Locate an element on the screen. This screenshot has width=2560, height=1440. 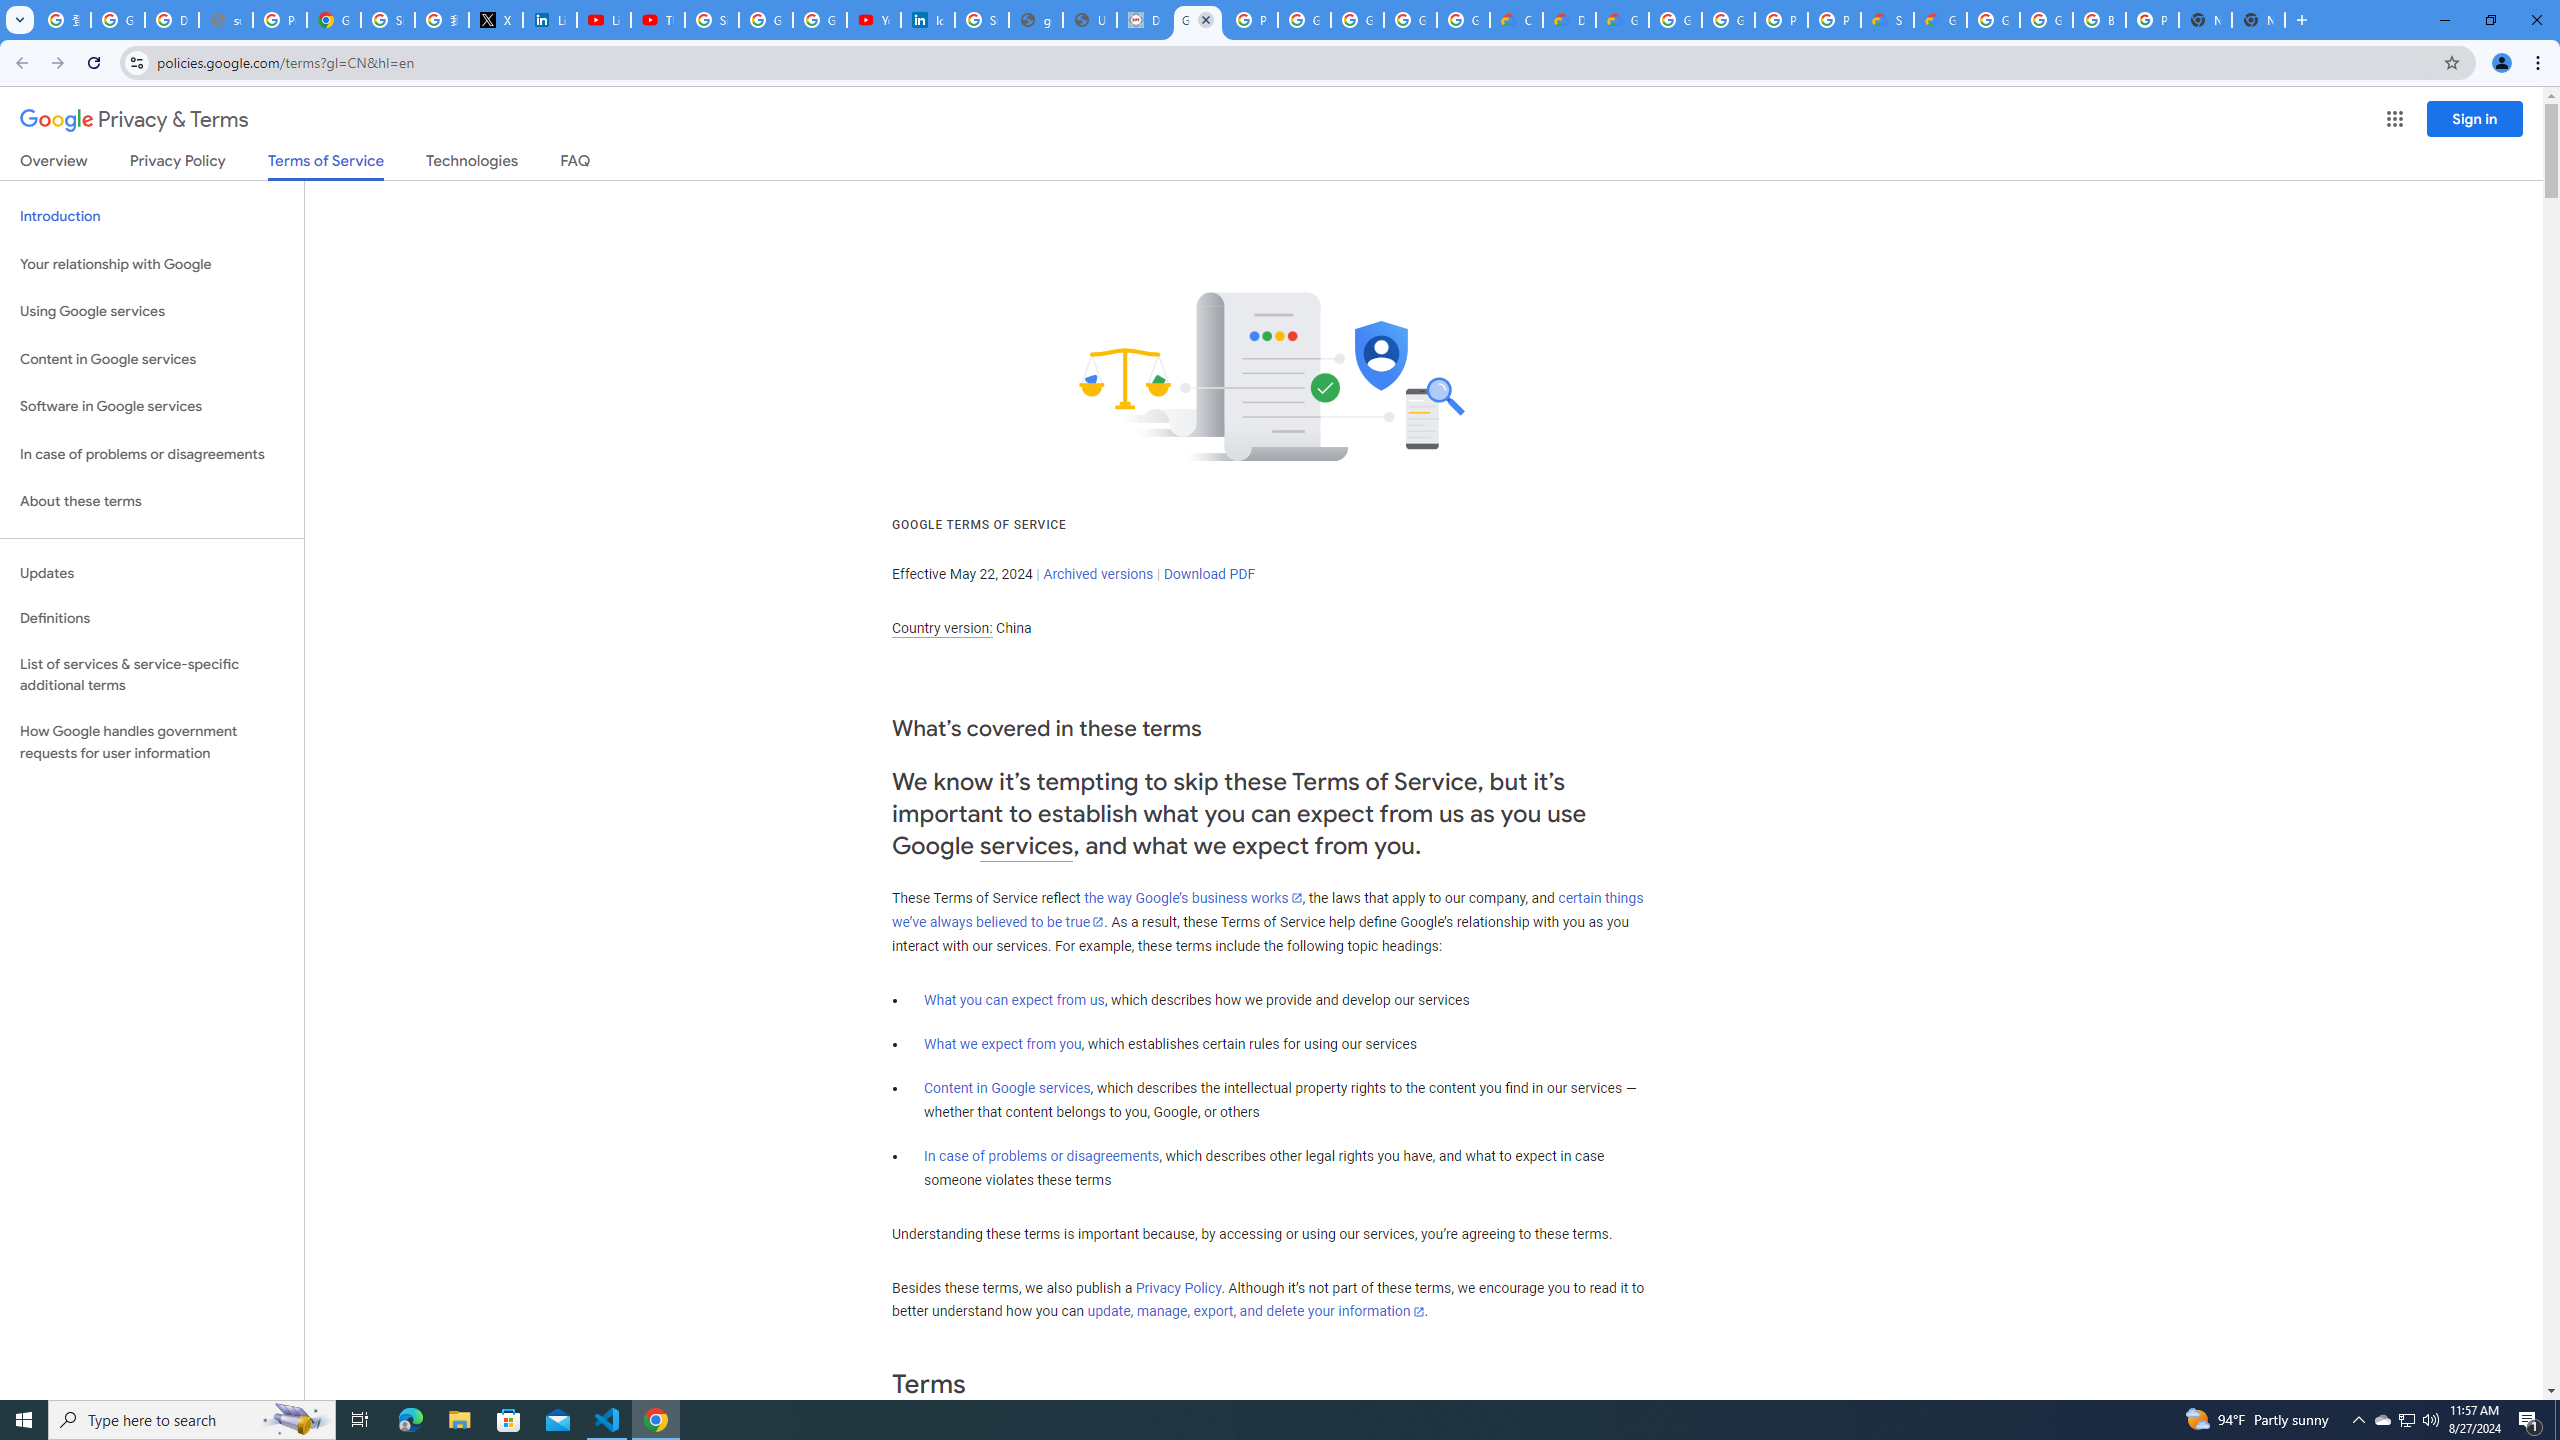
'Using Google services' is located at coordinates (151, 310).